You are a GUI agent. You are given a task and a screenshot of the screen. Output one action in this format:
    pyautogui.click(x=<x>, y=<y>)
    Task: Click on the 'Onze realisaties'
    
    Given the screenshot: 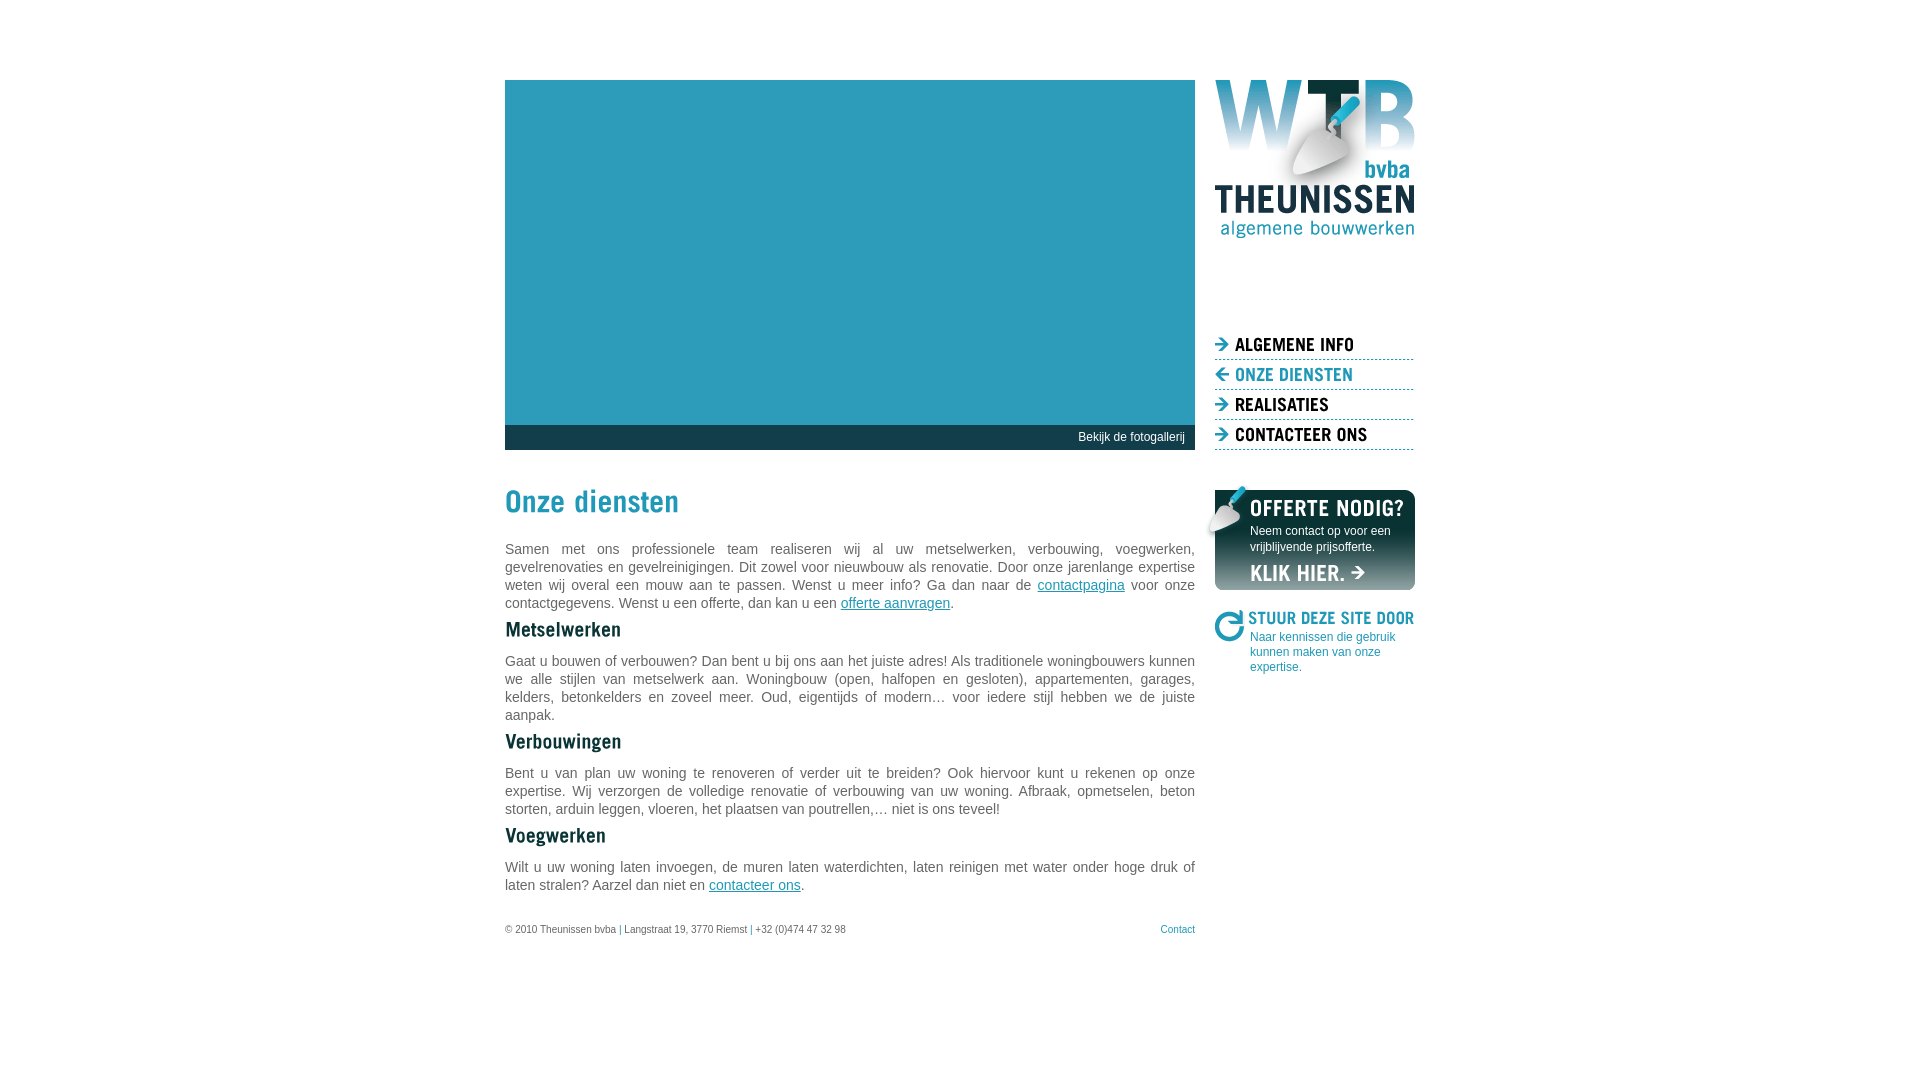 What is the action you would take?
    pyautogui.click(x=1213, y=405)
    